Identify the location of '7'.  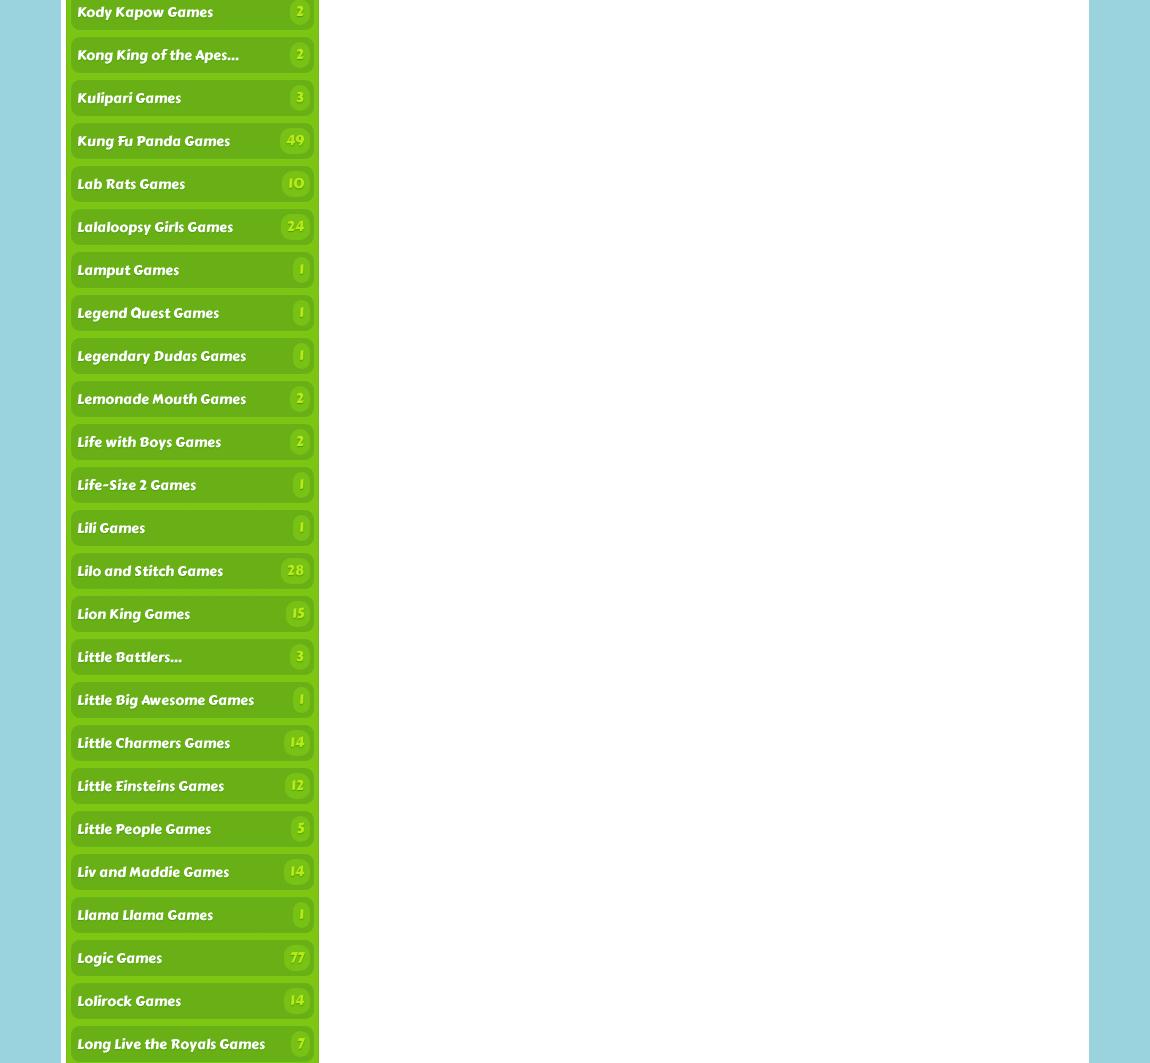
(297, 1042).